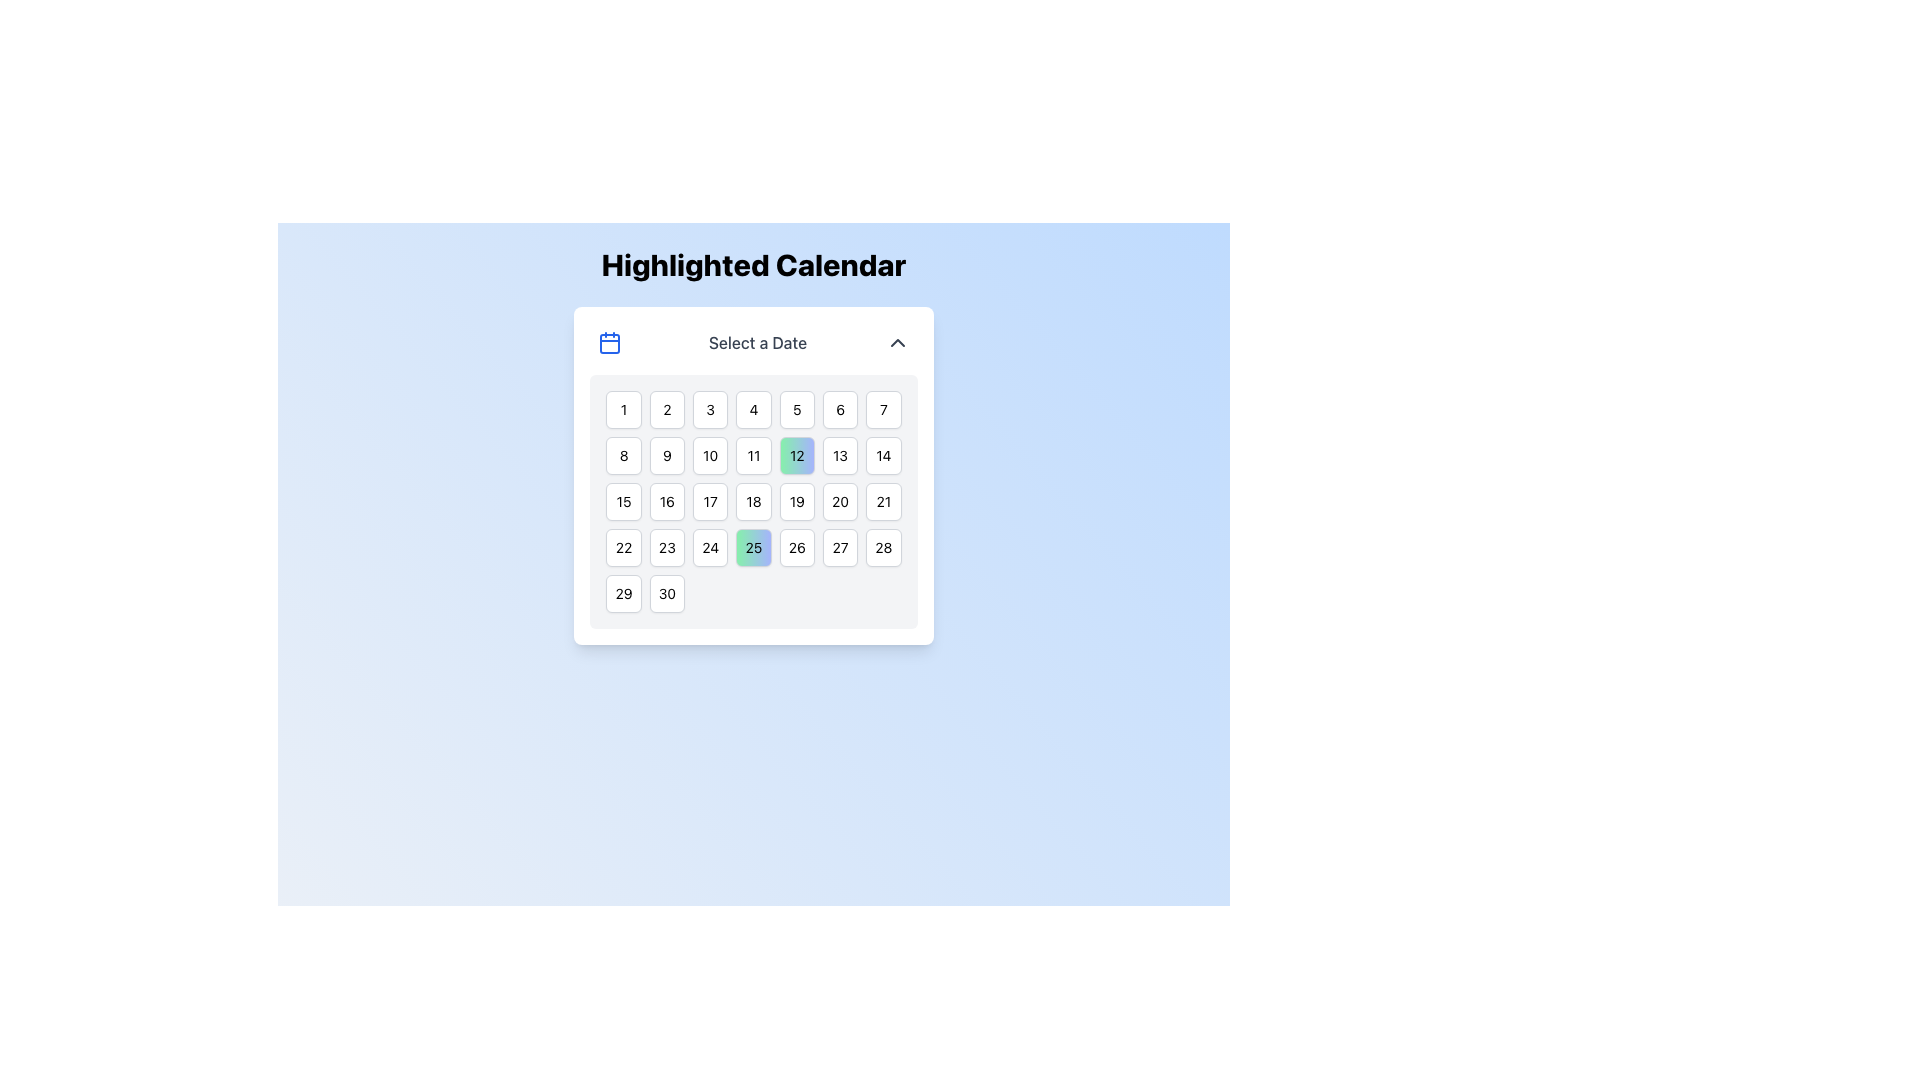 Image resolution: width=1920 pixels, height=1080 pixels. Describe the element at coordinates (667, 455) in the screenshot. I see `the rectangular button with the number '9' in bold black font, located in the second row, second column of the calendar grid` at that location.